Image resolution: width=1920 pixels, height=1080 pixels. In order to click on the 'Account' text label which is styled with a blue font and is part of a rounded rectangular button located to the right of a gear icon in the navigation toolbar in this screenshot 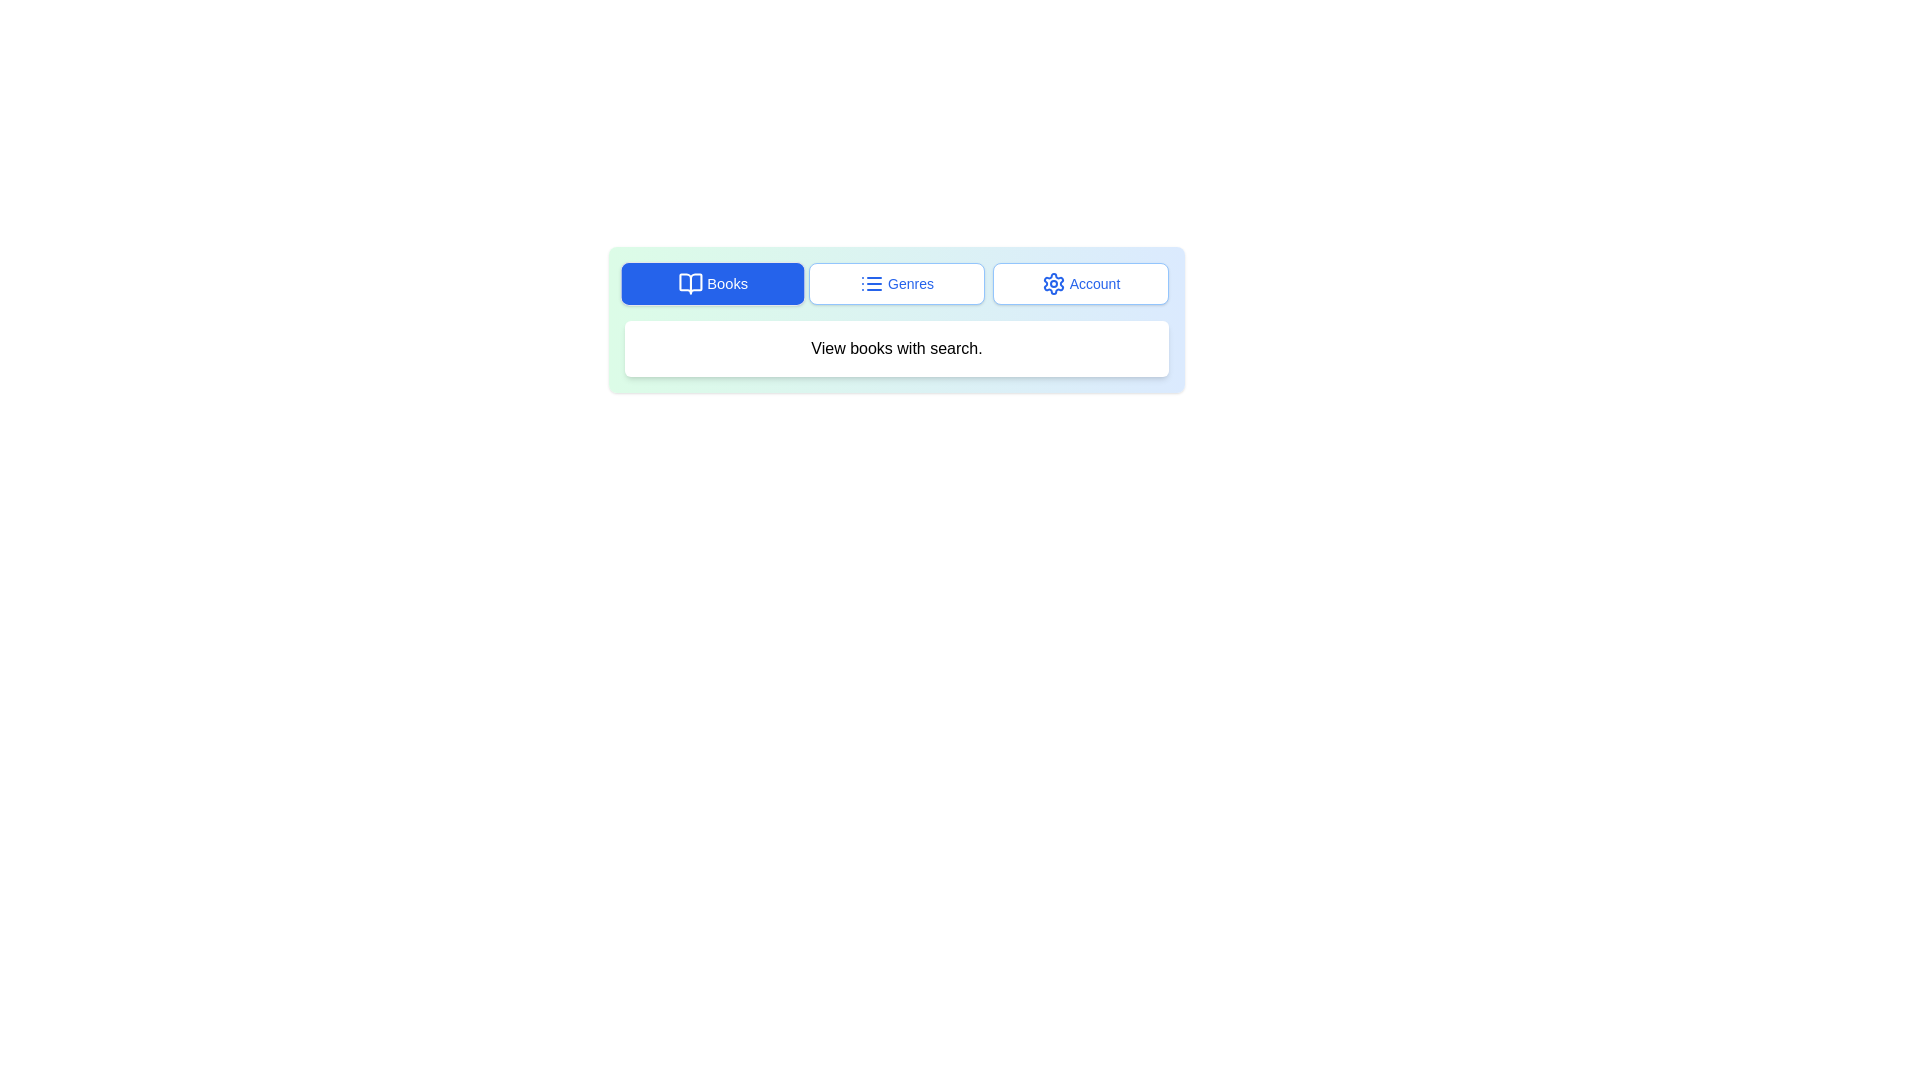, I will do `click(1093, 284)`.